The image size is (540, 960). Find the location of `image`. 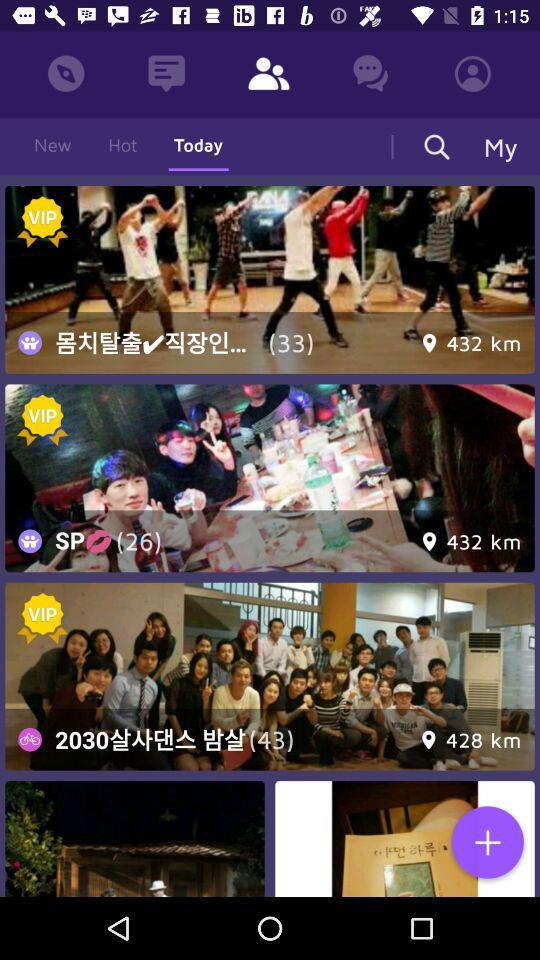

image is located at coordinates (135, 839).